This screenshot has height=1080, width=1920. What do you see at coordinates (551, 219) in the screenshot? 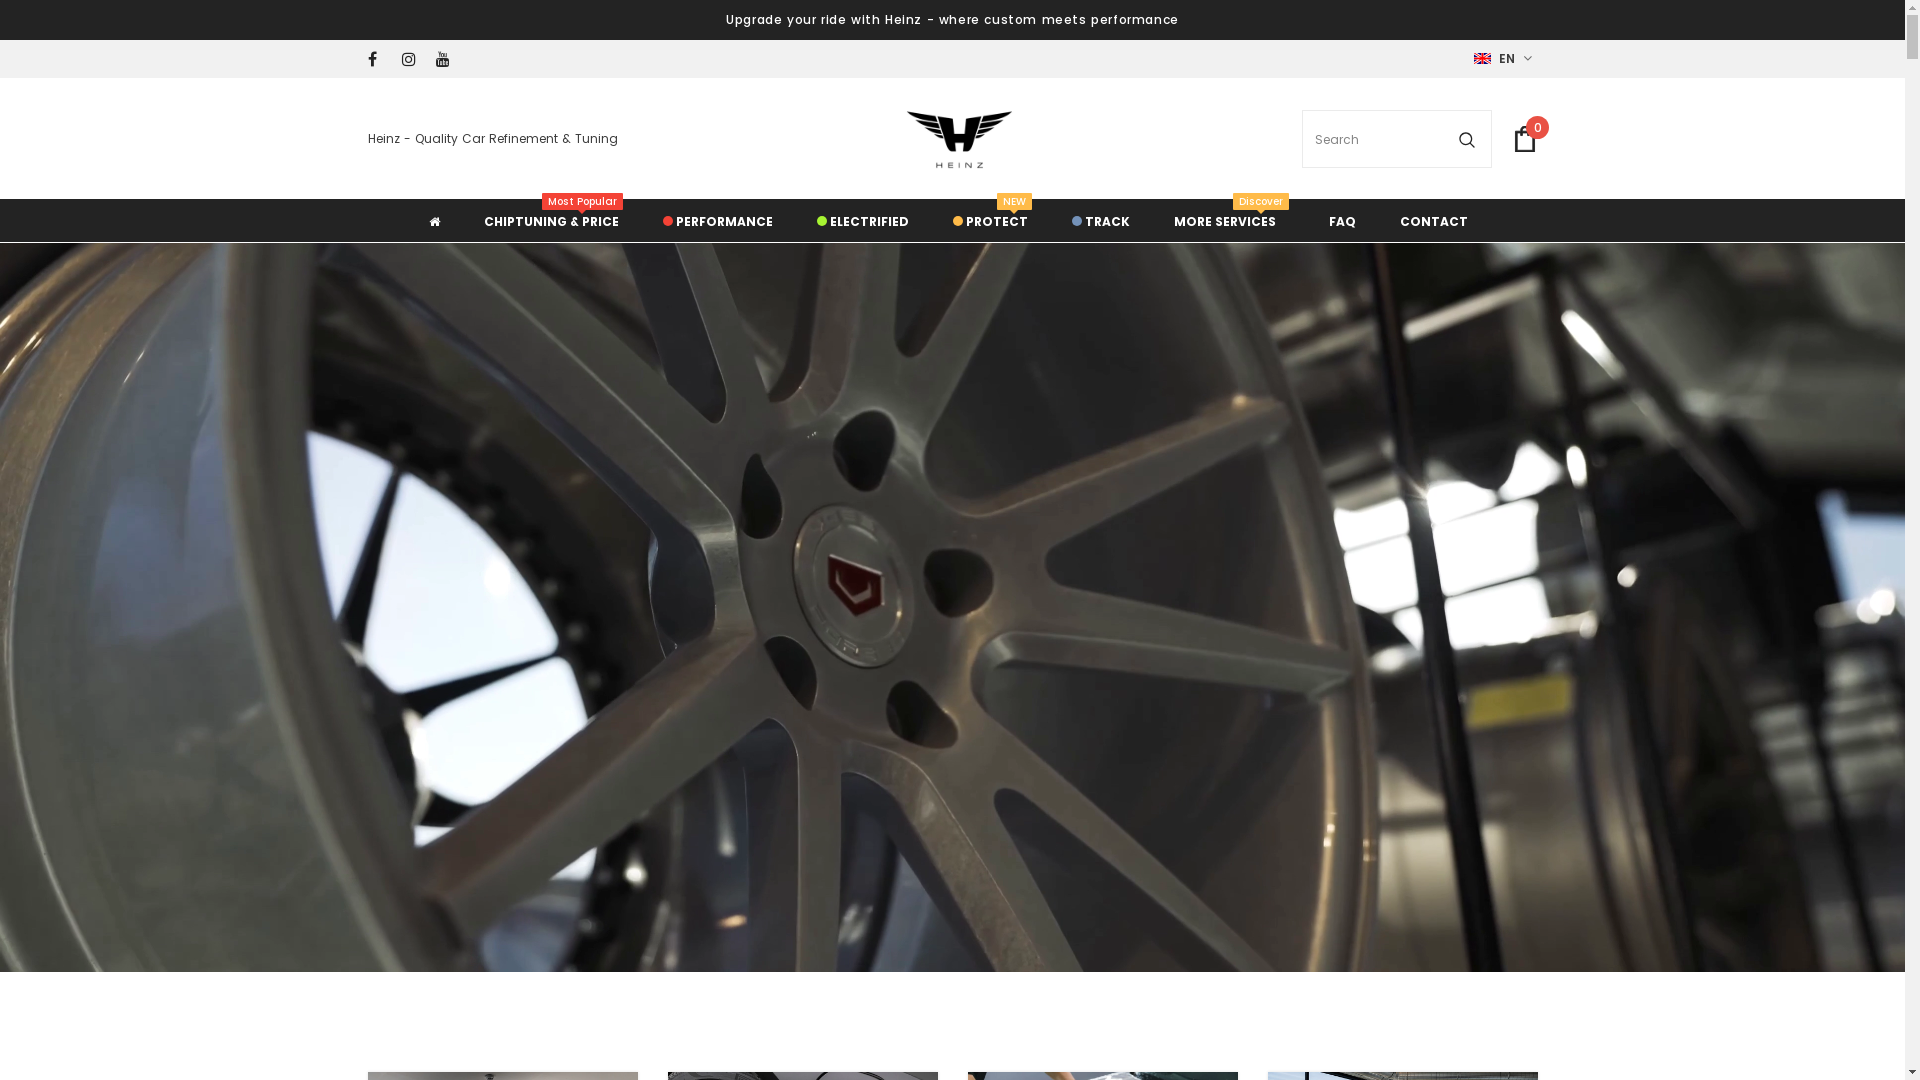
I see `'CHIPTUNING & PRICE` at bounding box center [551, 219].